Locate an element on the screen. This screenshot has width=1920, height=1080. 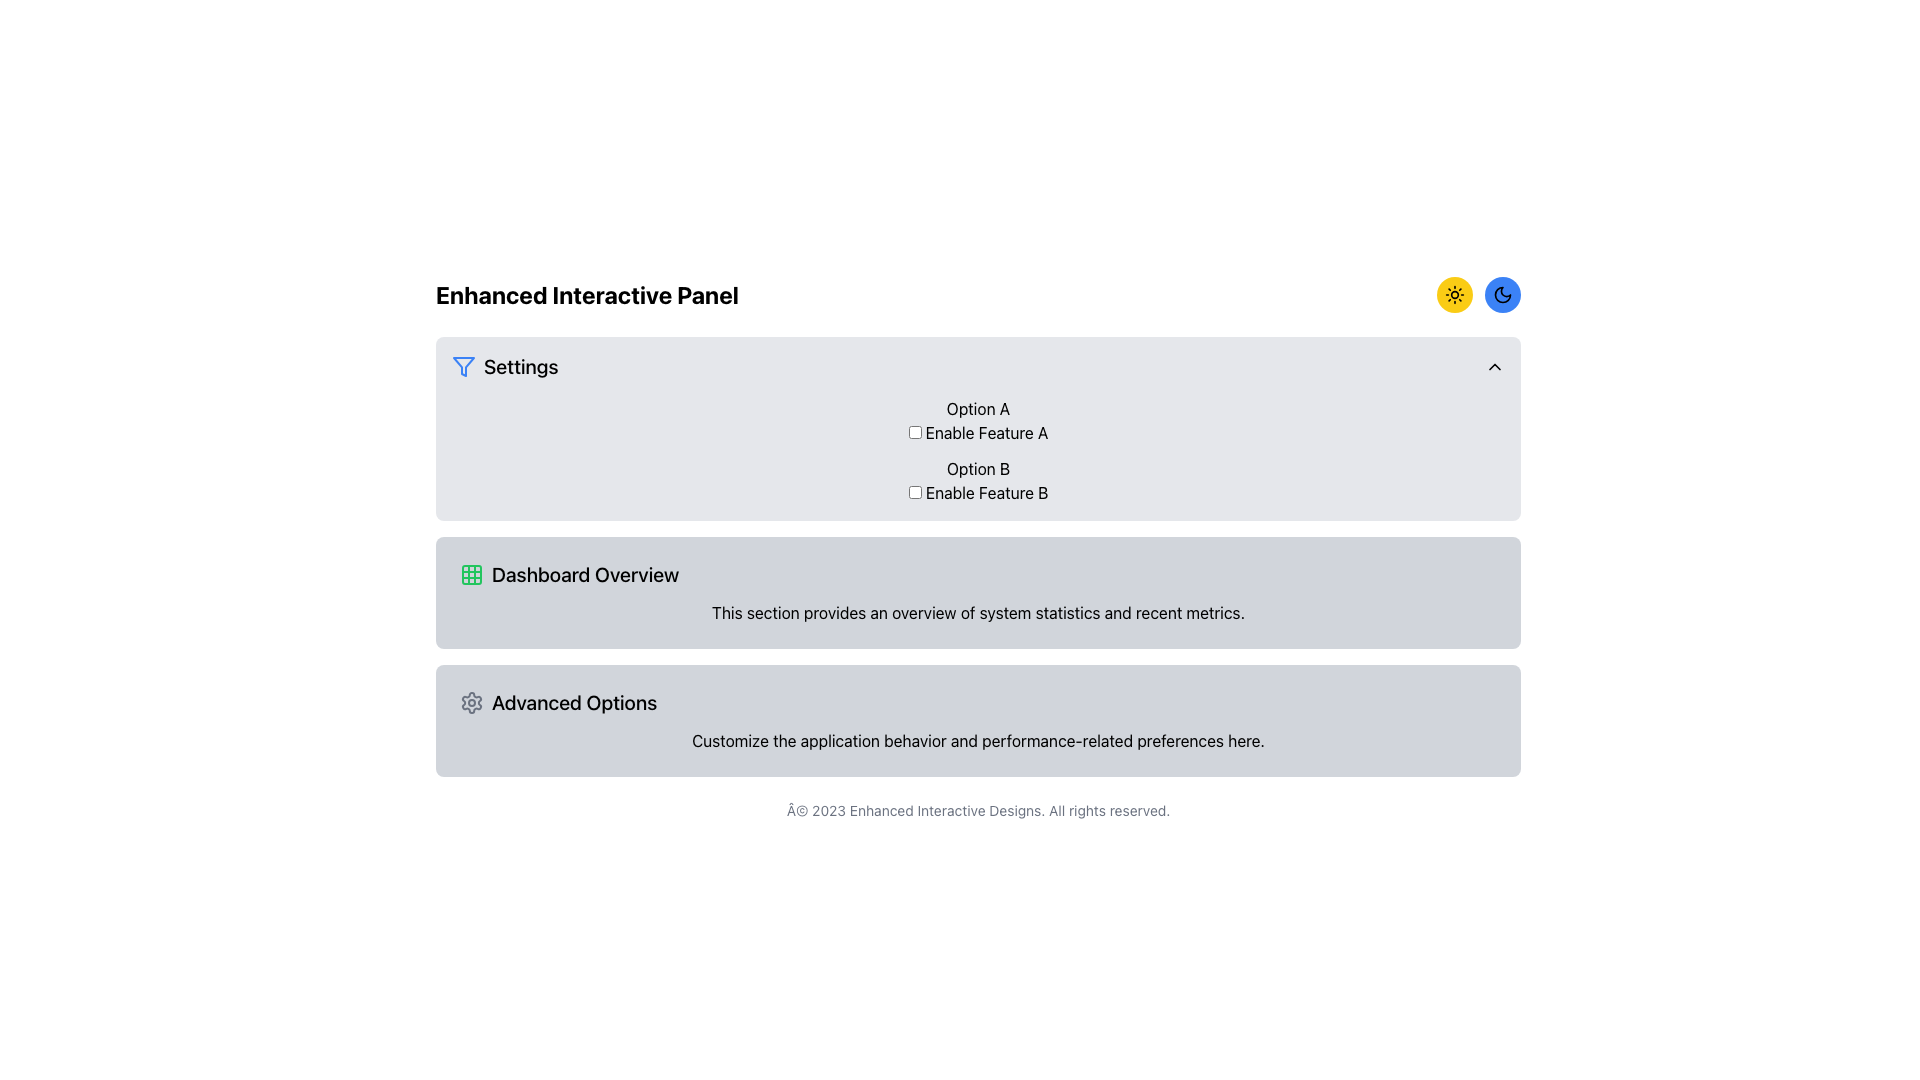
the dark mode toggle icon button located in the top-right corner of the interface is located at coordinates (1502, 294).